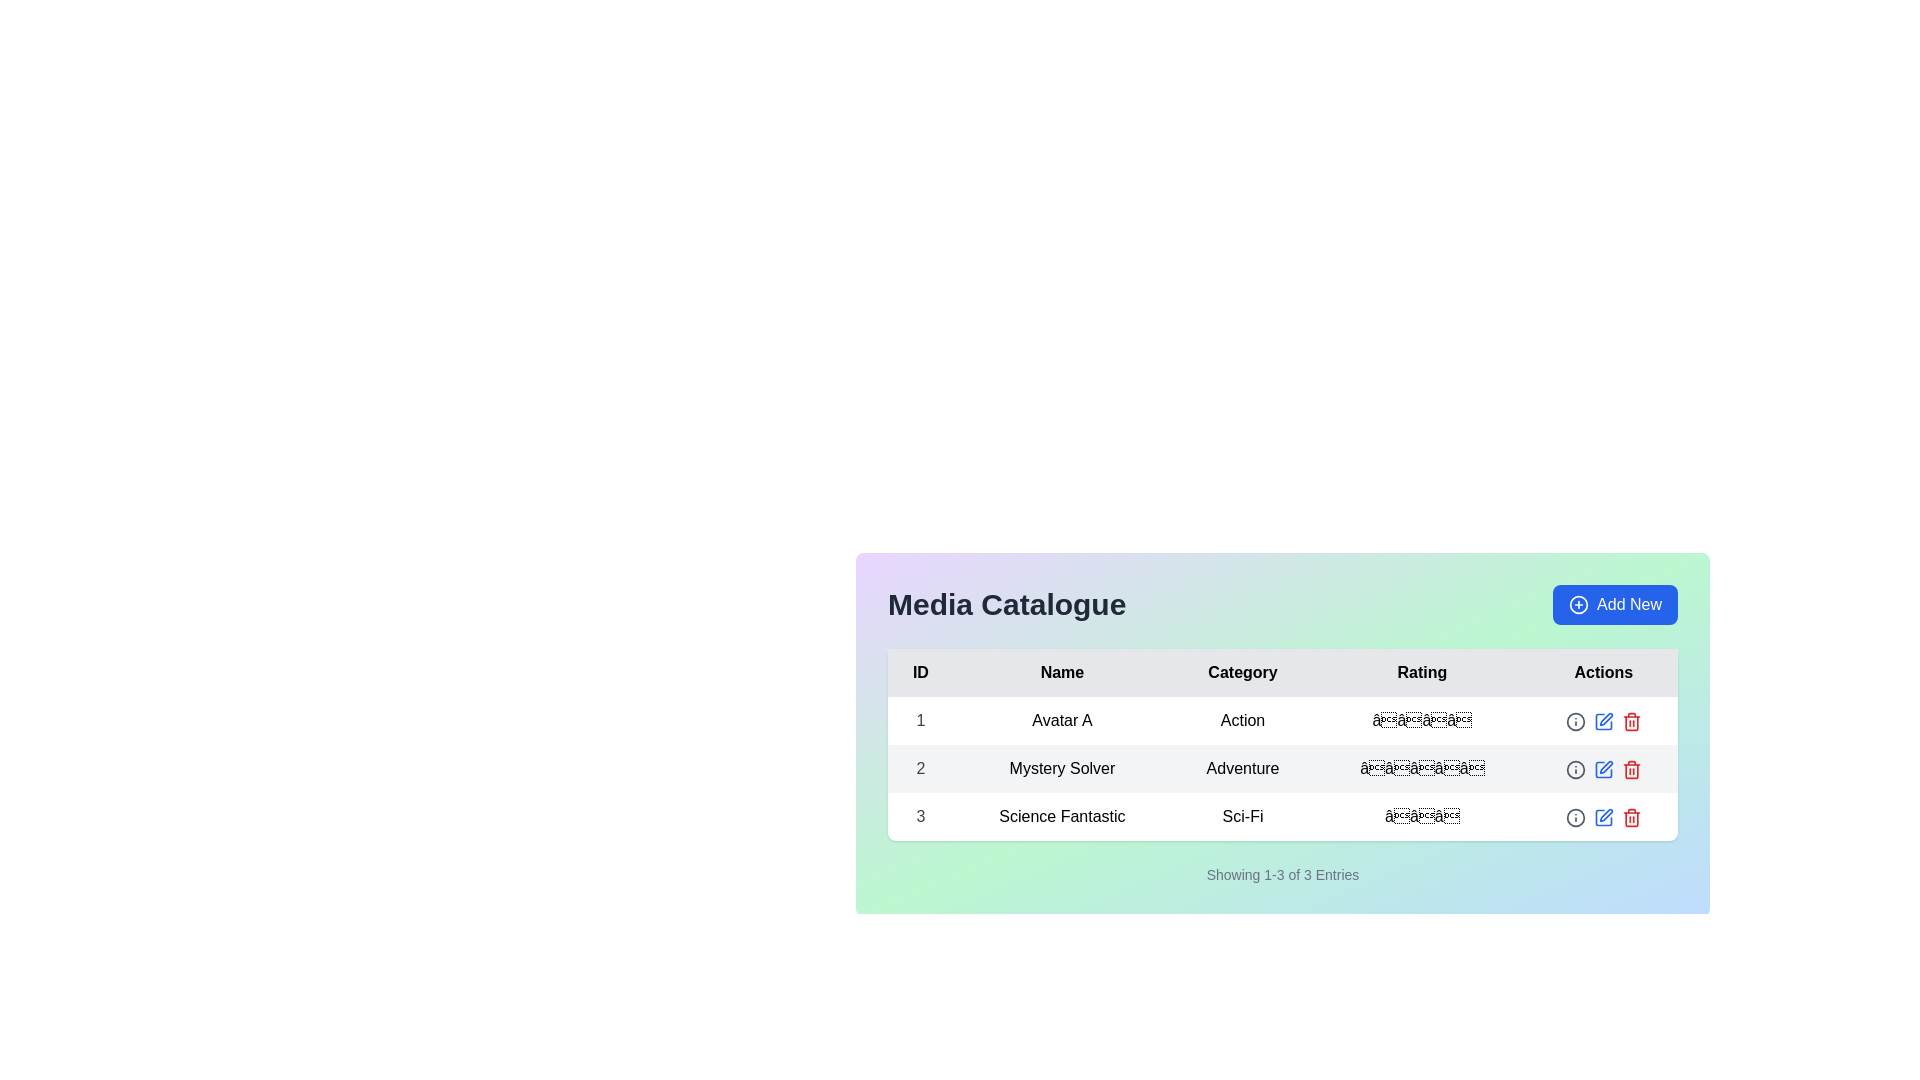 The image size is (1920, 1080). What do you see at coordinates (1603, 768) in the screenshot?
I see `the edit icon button in the 'Actions' column of the second row for the entry 'Mystery Solver' in the 'Media Catalogue' table` at bounding box center [1603, 768].